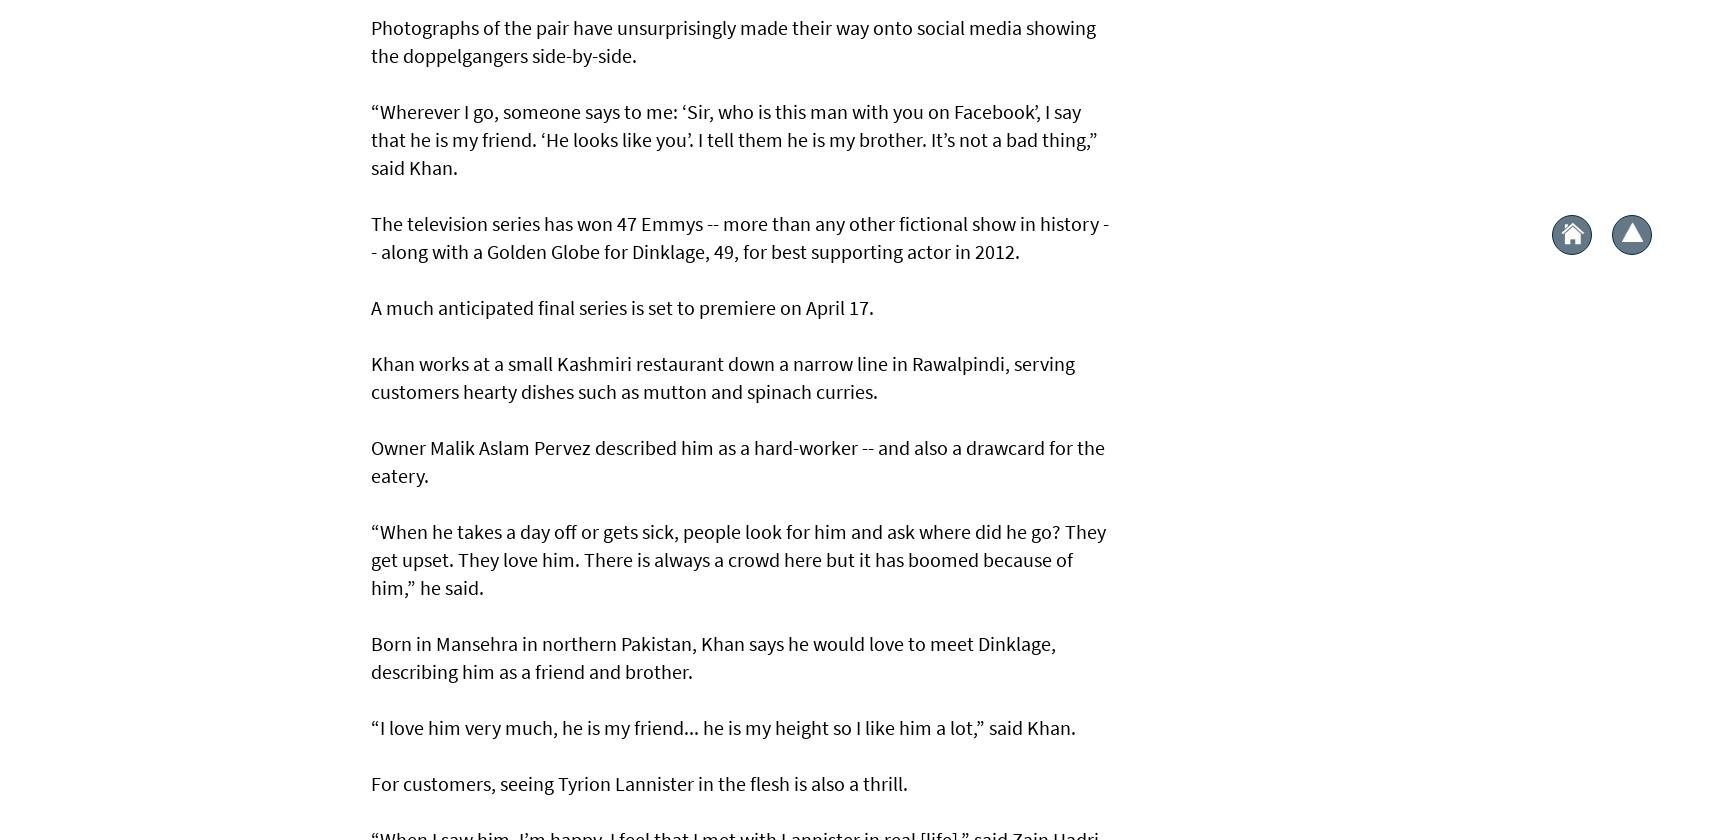  Describe the element at coordinates (733, 40) in the screenshot. I see `'Photographs of the pair have unsurprisingly made their way onto social media showing the doppelgangers side-by-side.'` at that location.